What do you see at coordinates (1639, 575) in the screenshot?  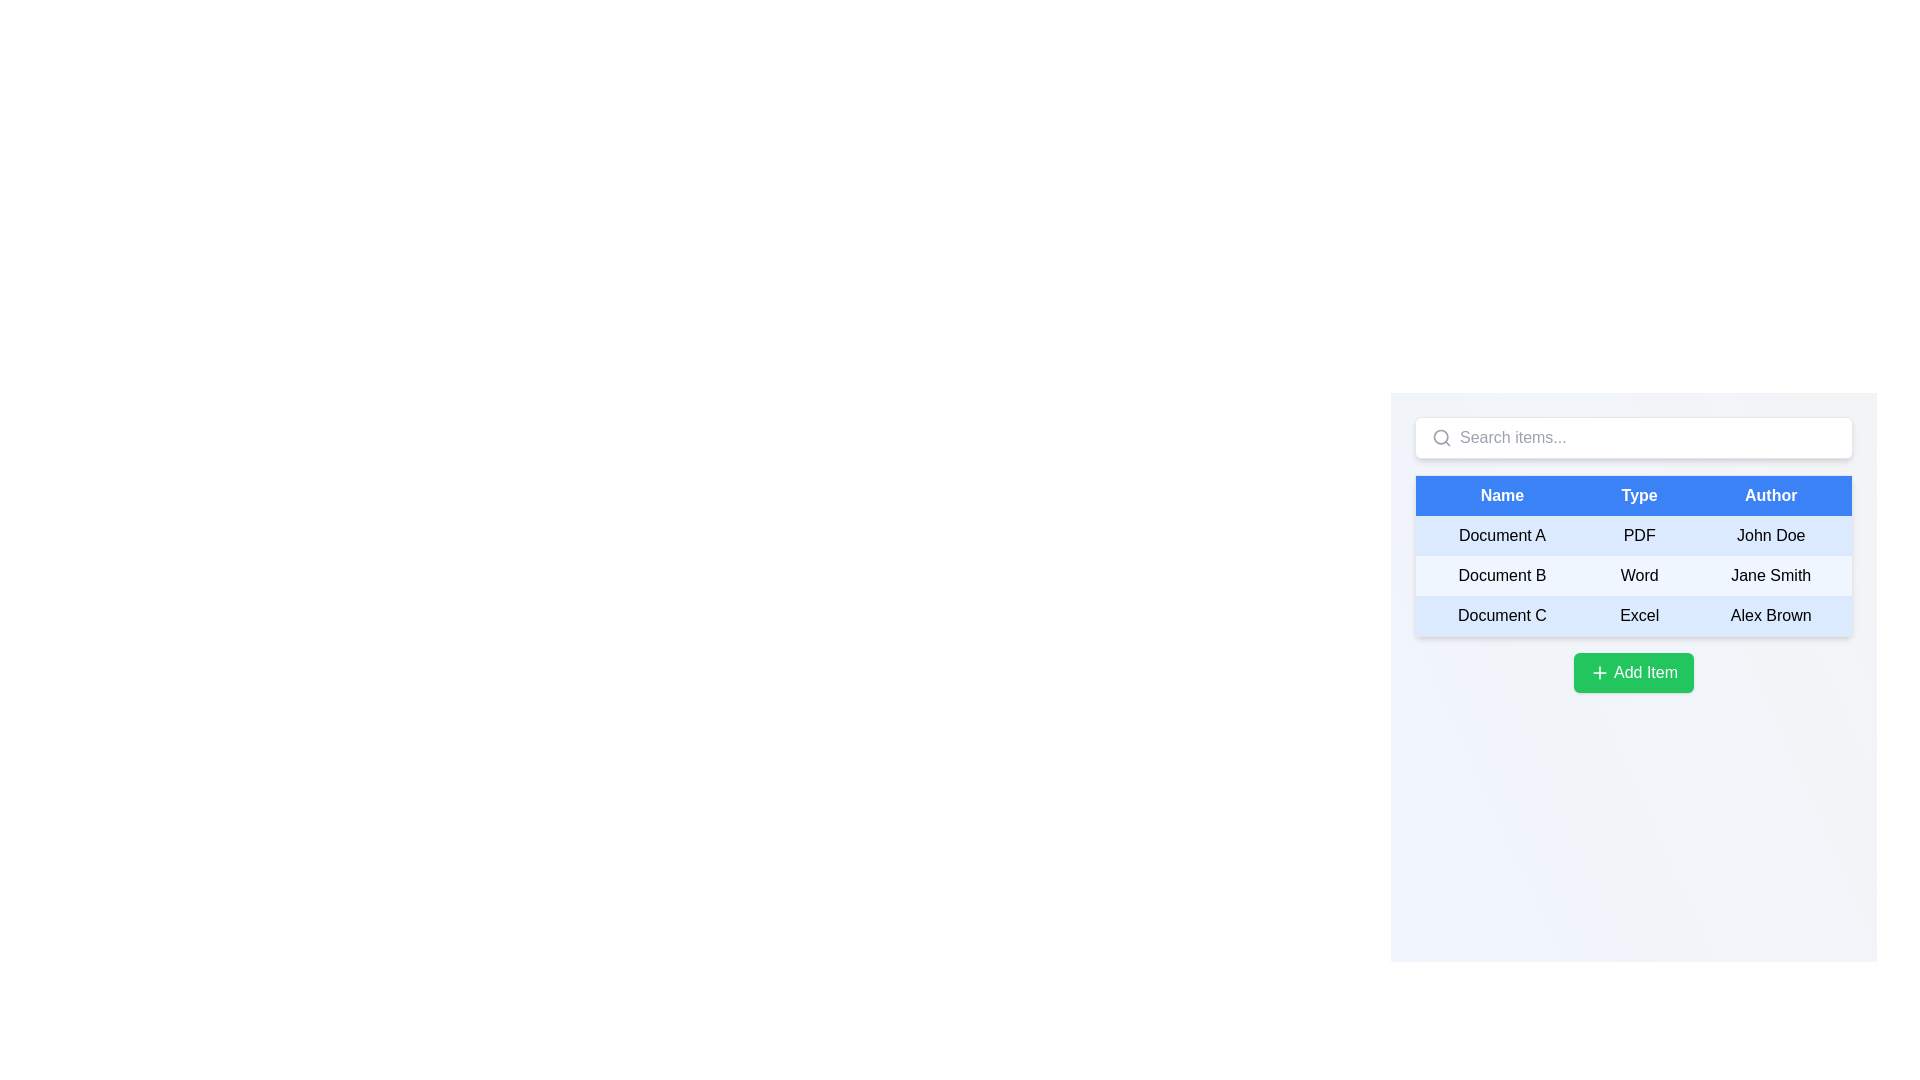 I see `text label indicating 'Word' in the second row, second column of the data table for 'Document B'` at bounding box center [1639, 575].